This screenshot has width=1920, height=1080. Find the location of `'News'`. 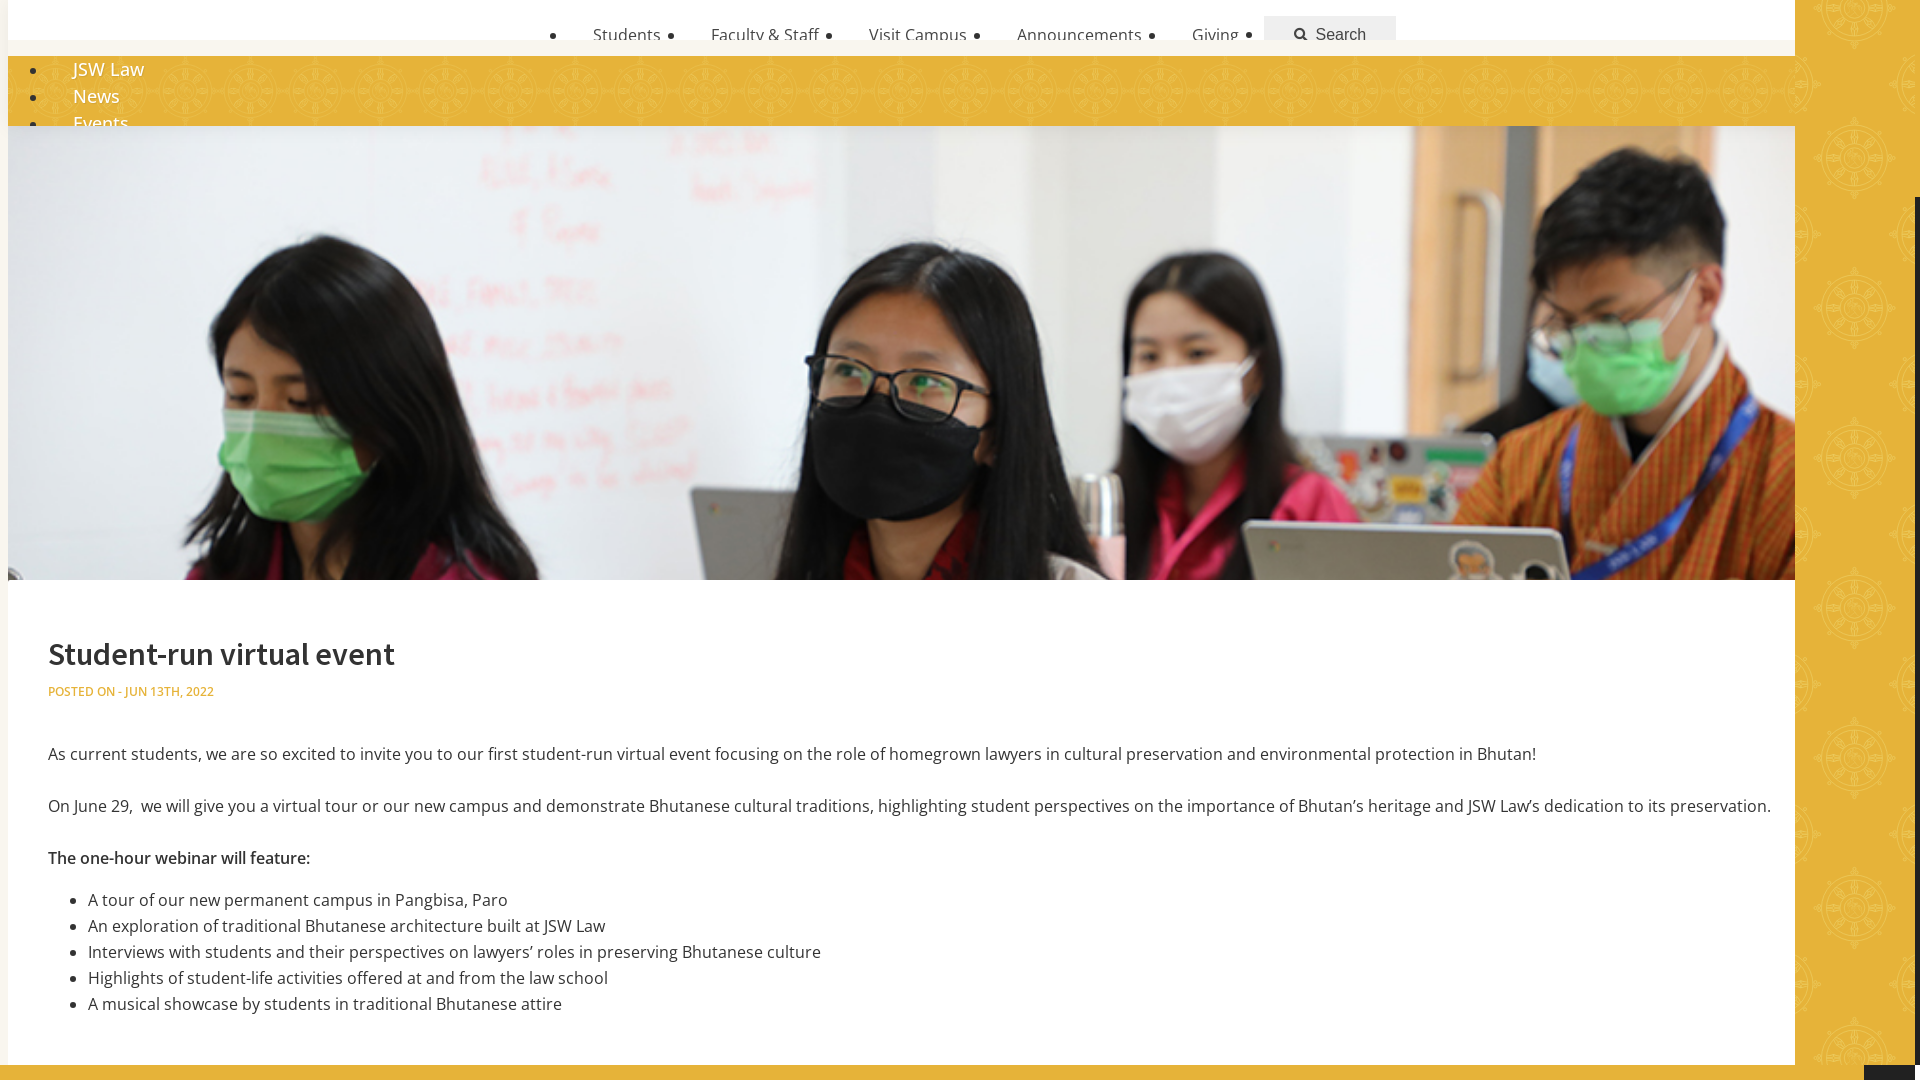

'News' is located at coordinates (95, 96).